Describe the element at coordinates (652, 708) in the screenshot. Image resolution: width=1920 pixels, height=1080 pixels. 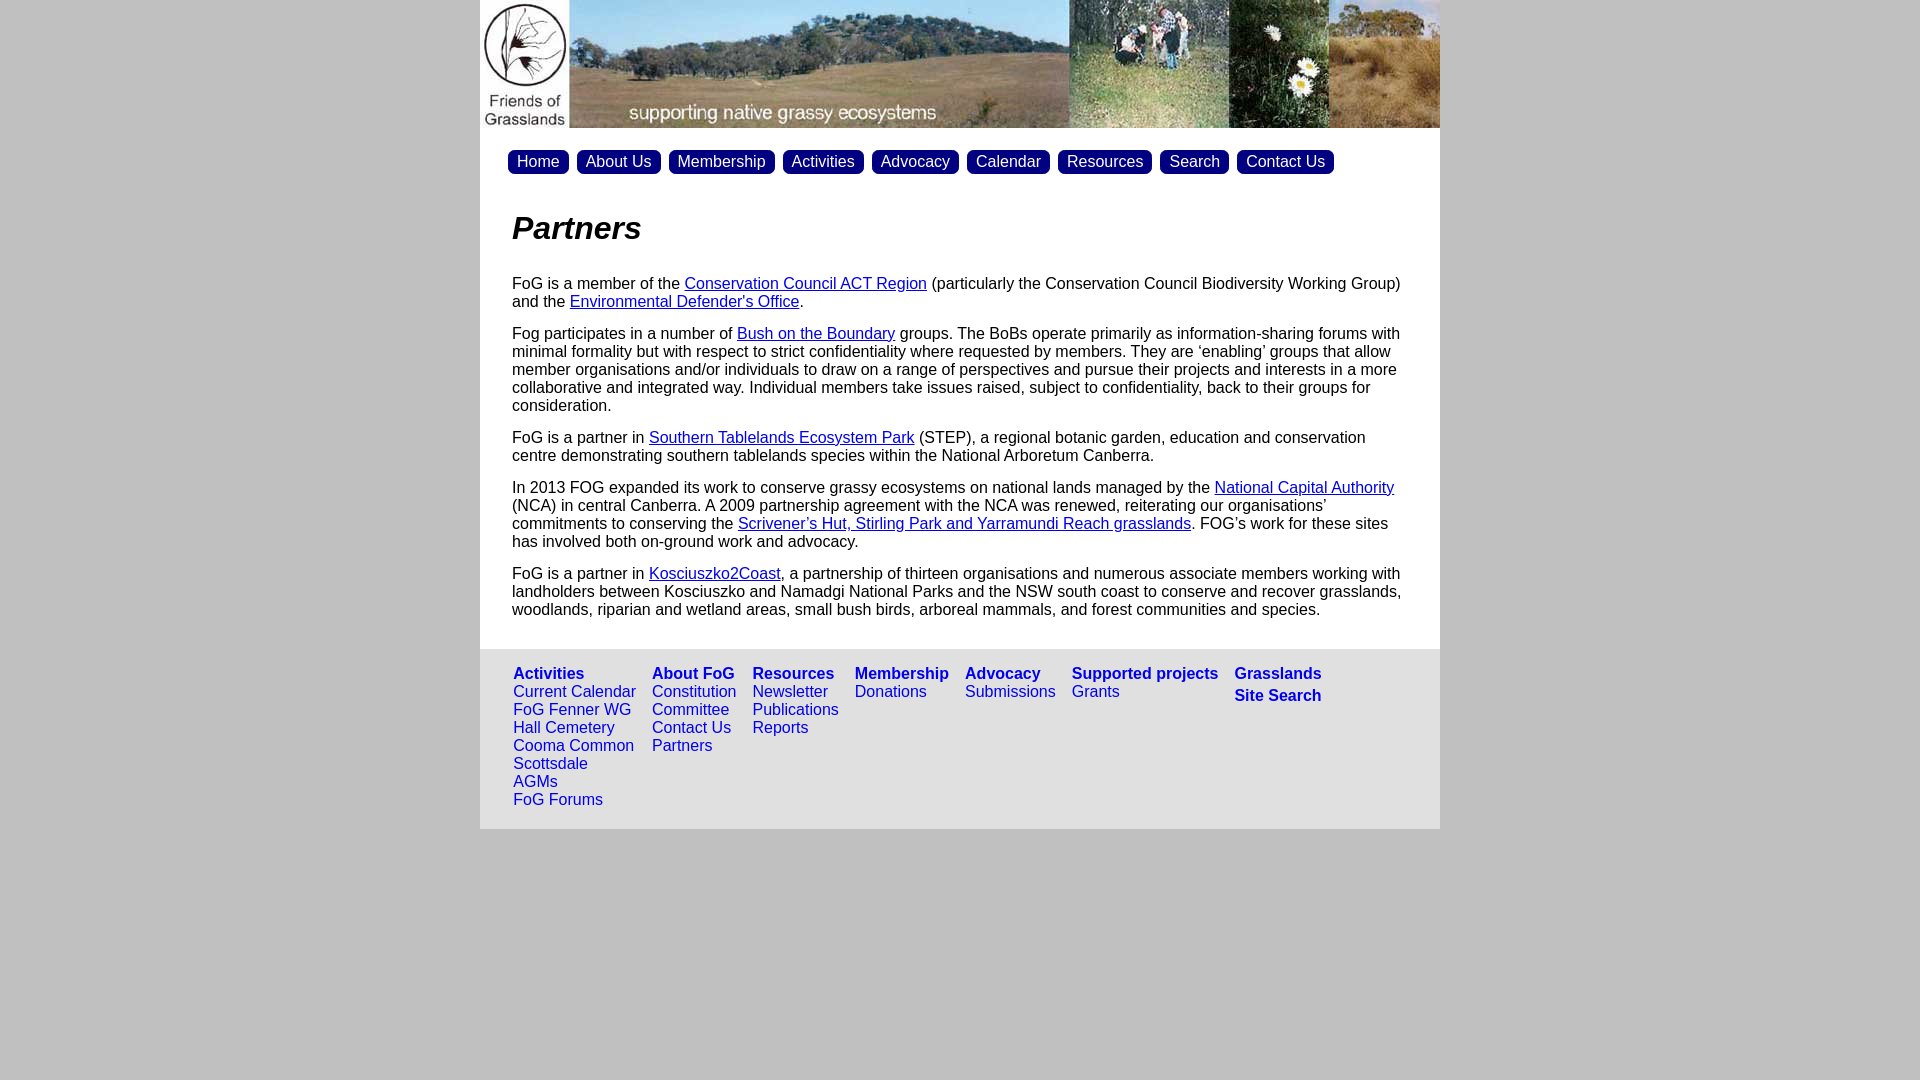
I see `'Committee'` at that location.